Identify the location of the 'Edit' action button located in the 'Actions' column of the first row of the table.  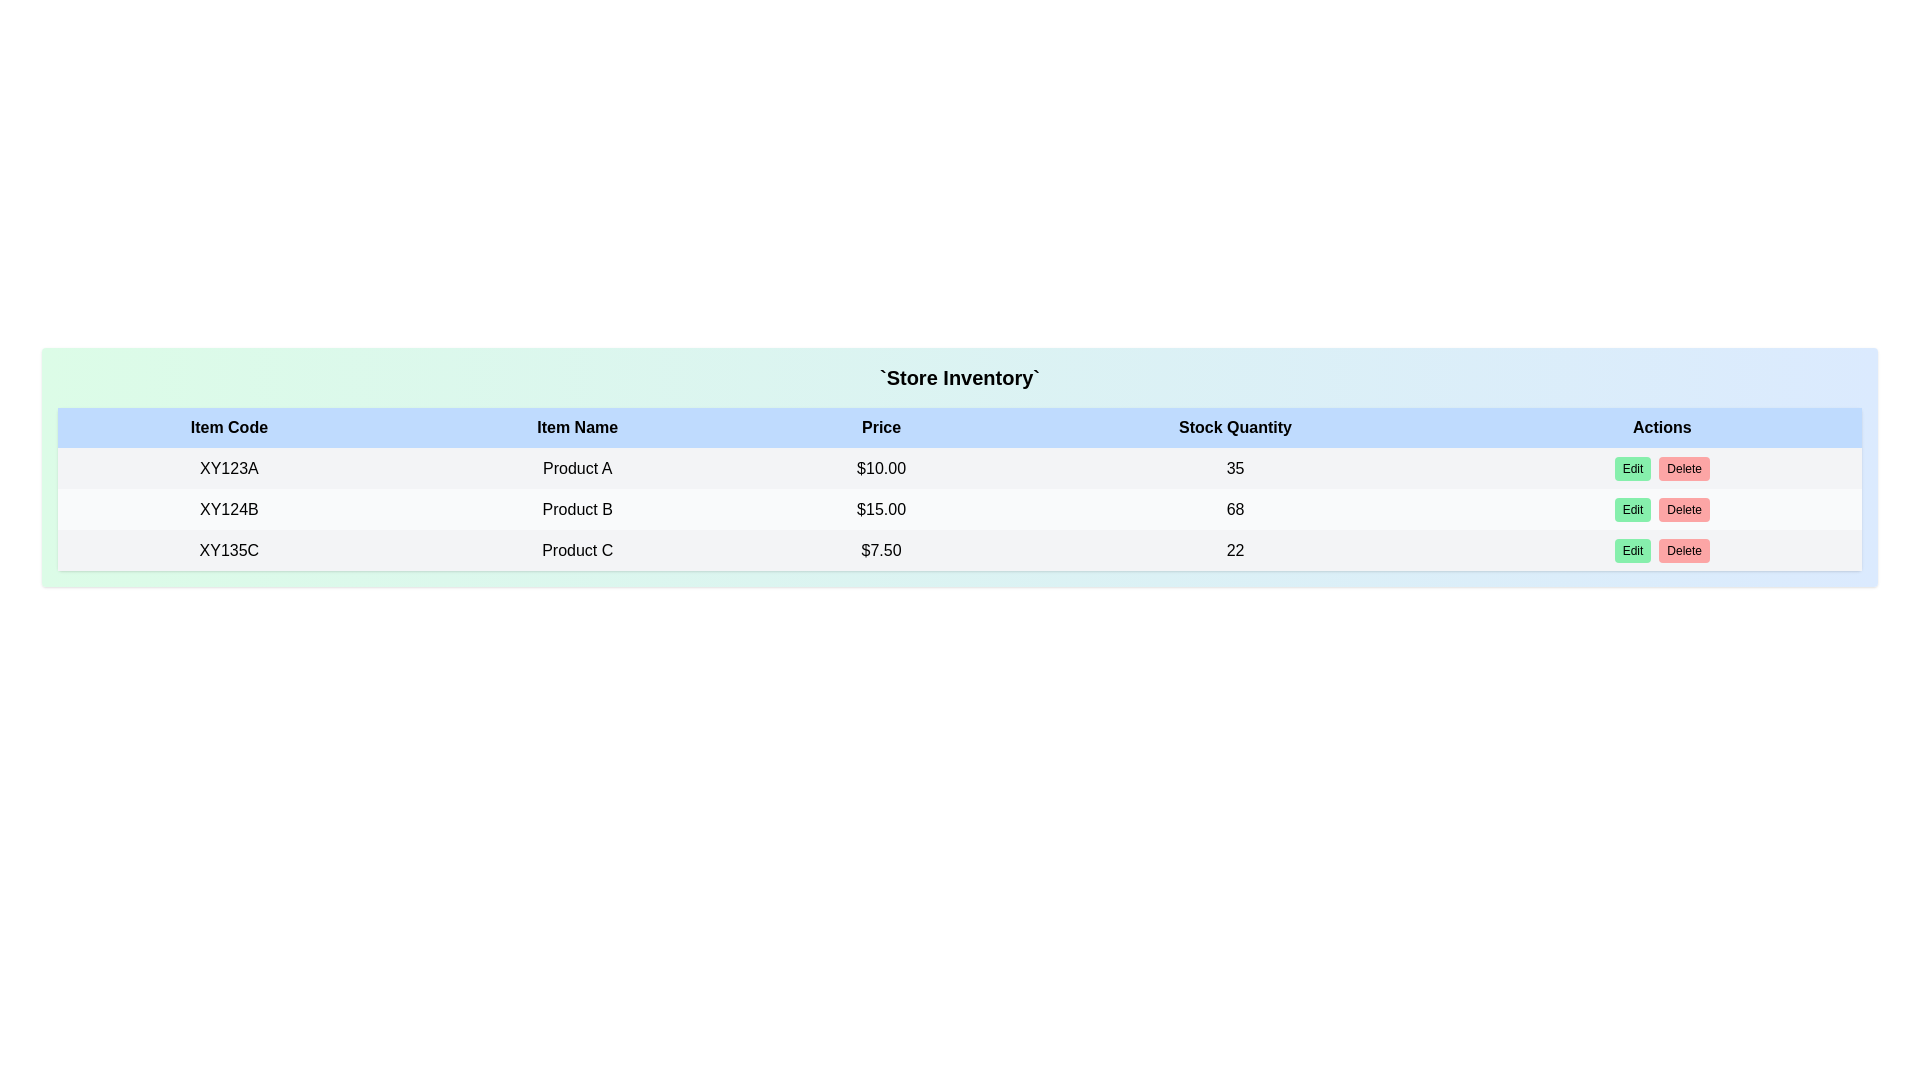
(1632, 469).